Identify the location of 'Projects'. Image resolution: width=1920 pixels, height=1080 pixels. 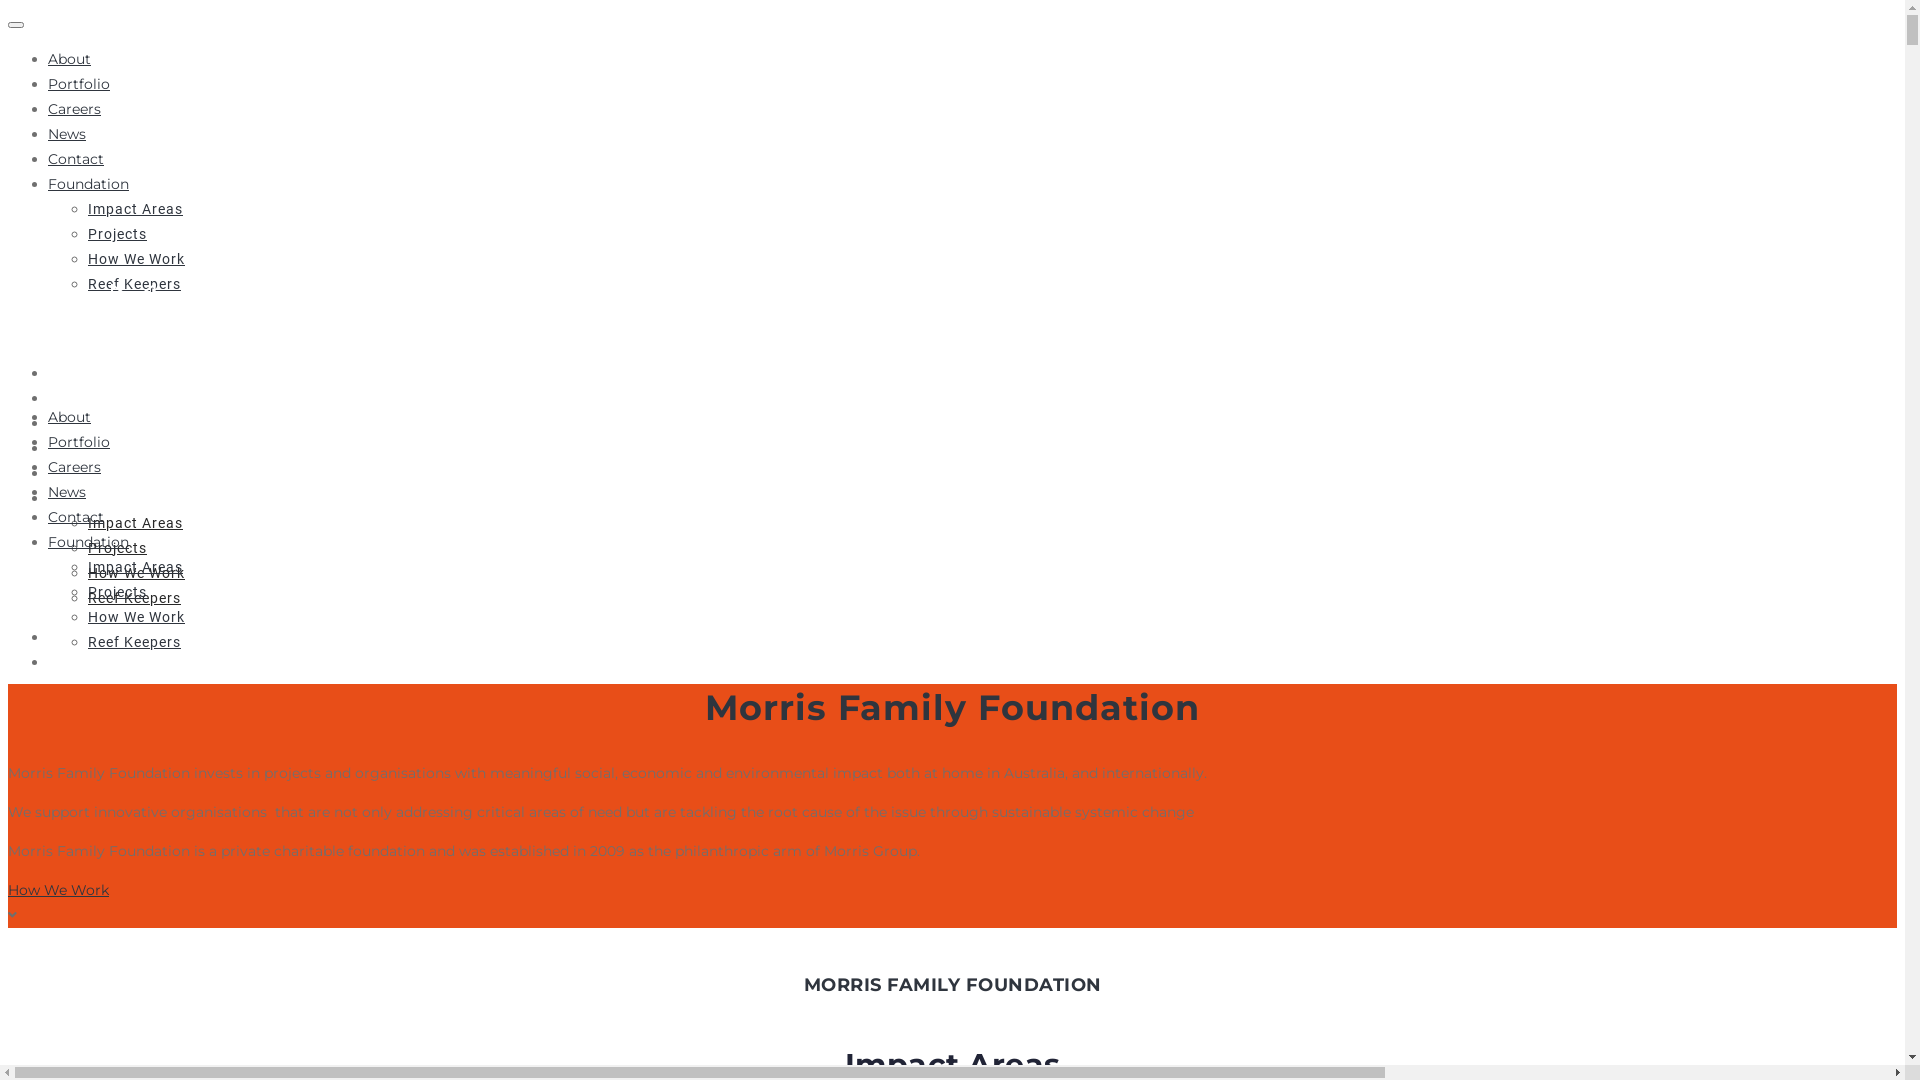
(86, 547).